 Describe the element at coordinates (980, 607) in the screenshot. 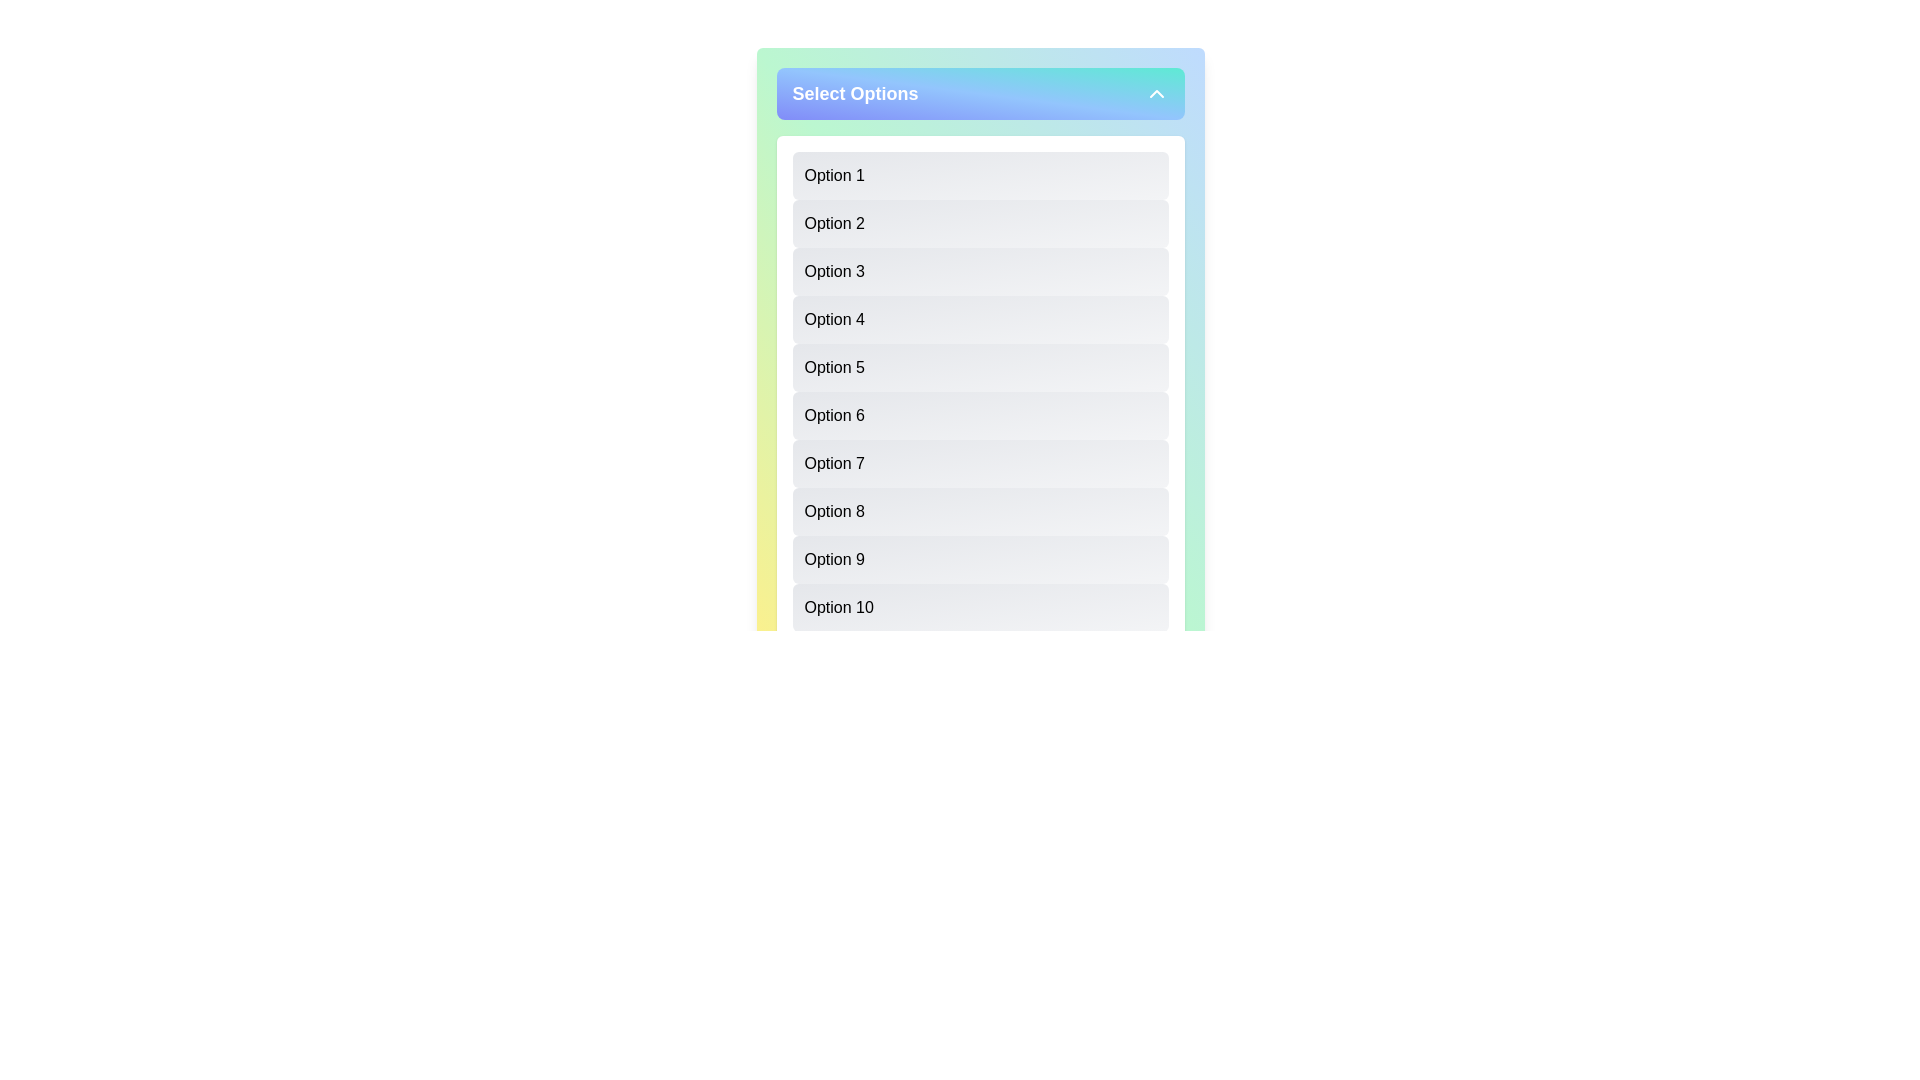

I see `the button labeled 'Option 10'` at that location.